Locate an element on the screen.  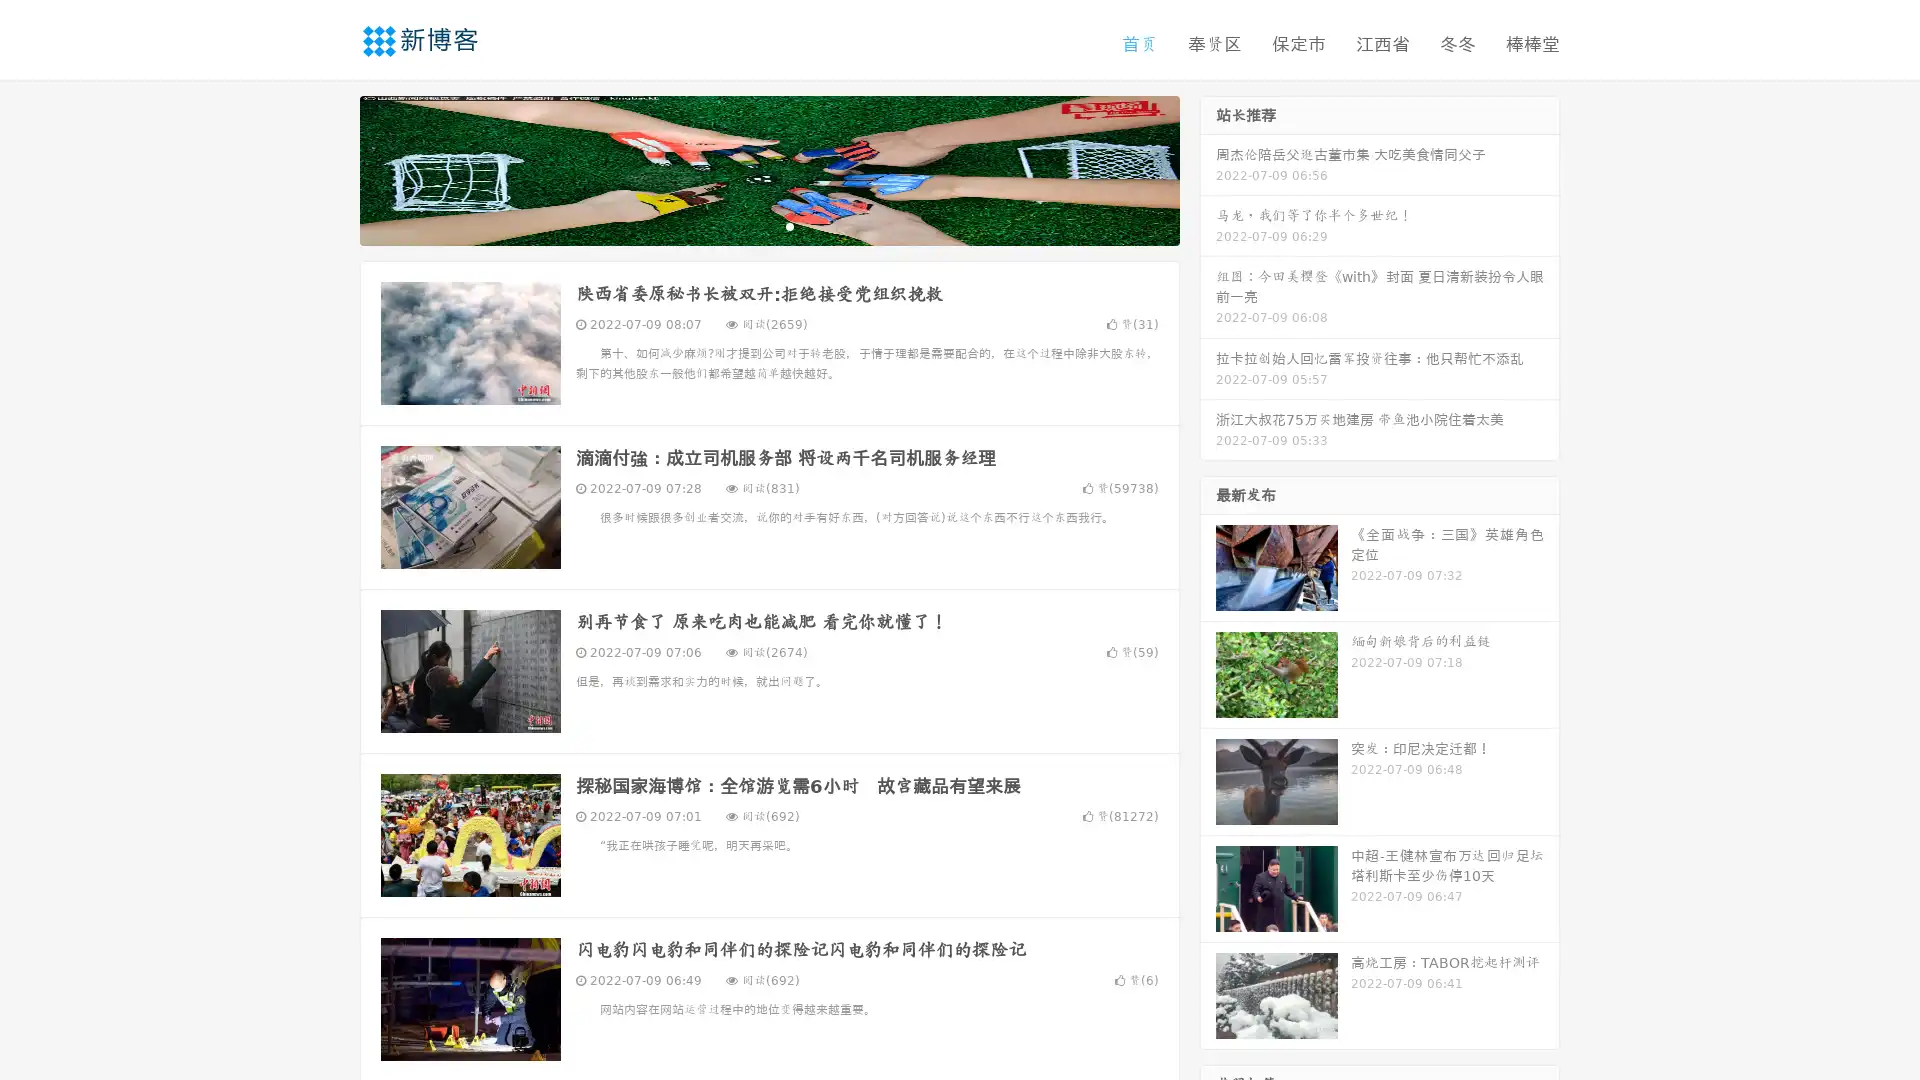
Go to slide 3 is located at coordinates (789, 225).